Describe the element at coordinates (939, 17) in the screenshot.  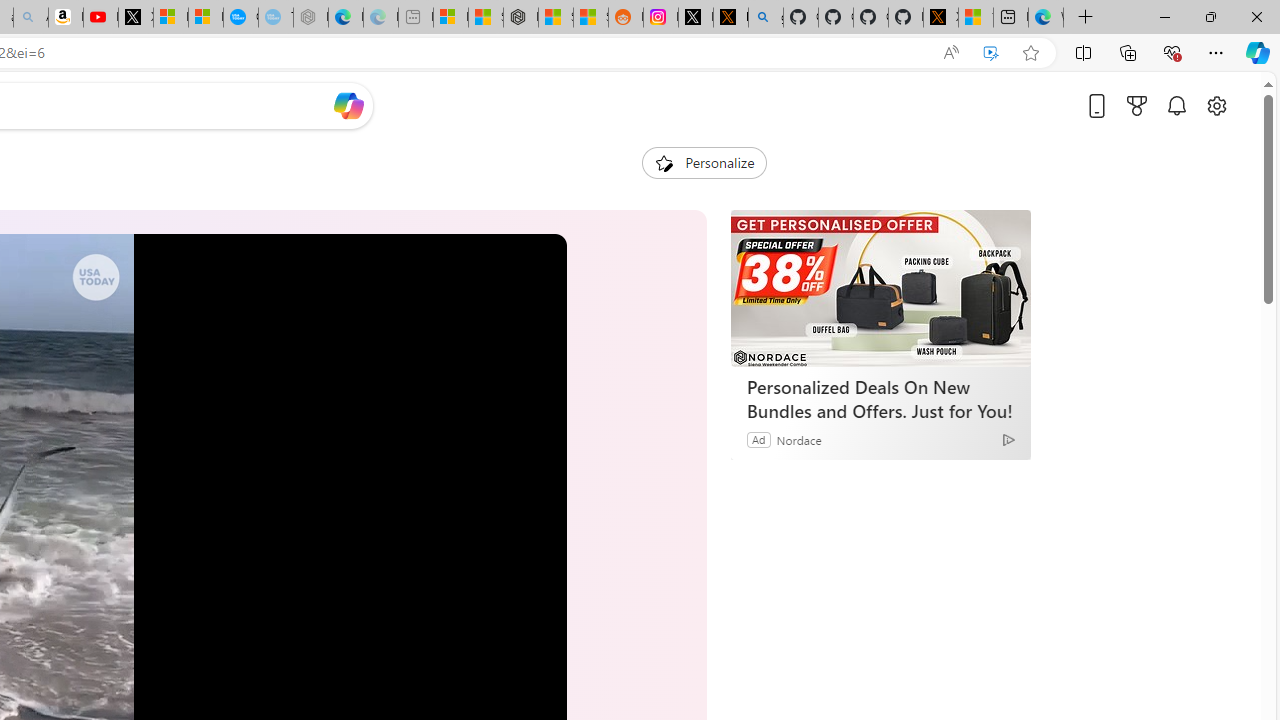
I see `'X Privacy Policy'` at that location.